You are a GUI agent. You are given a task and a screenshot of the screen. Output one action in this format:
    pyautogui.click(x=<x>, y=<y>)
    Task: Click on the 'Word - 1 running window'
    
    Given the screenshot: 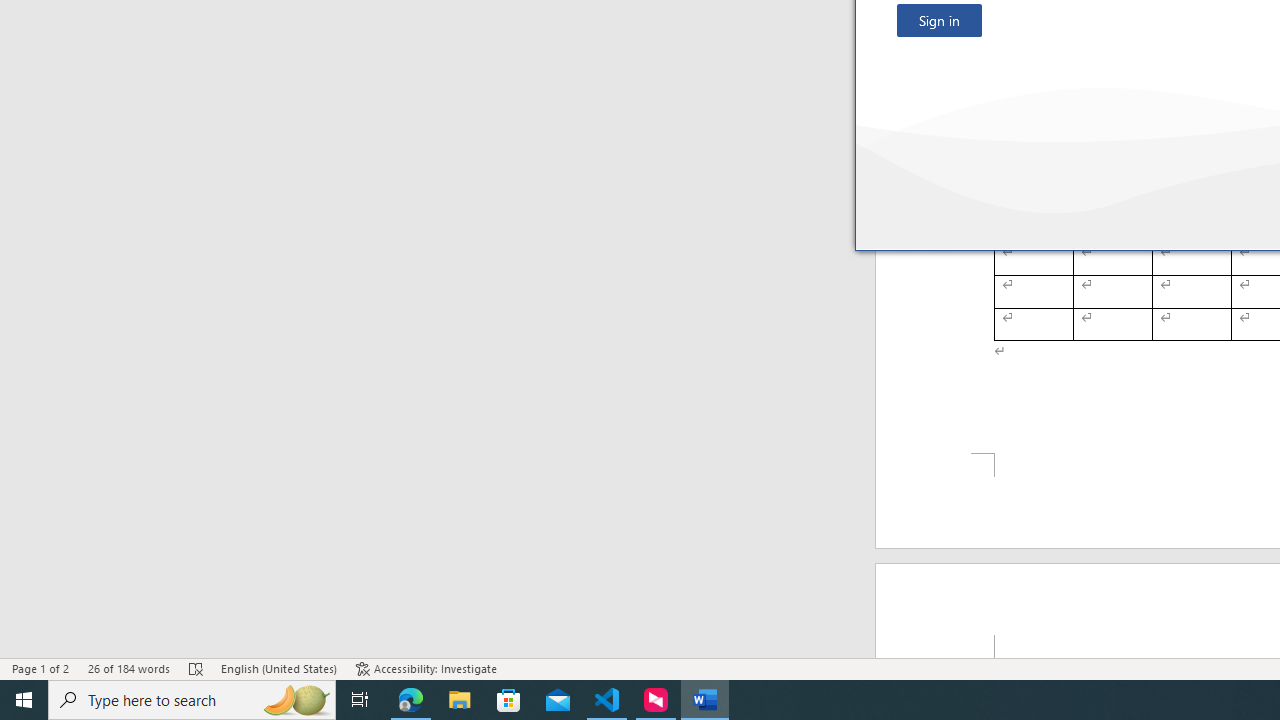 What is the action you would take?
    pyautogui.click(x=705, y=698)
    